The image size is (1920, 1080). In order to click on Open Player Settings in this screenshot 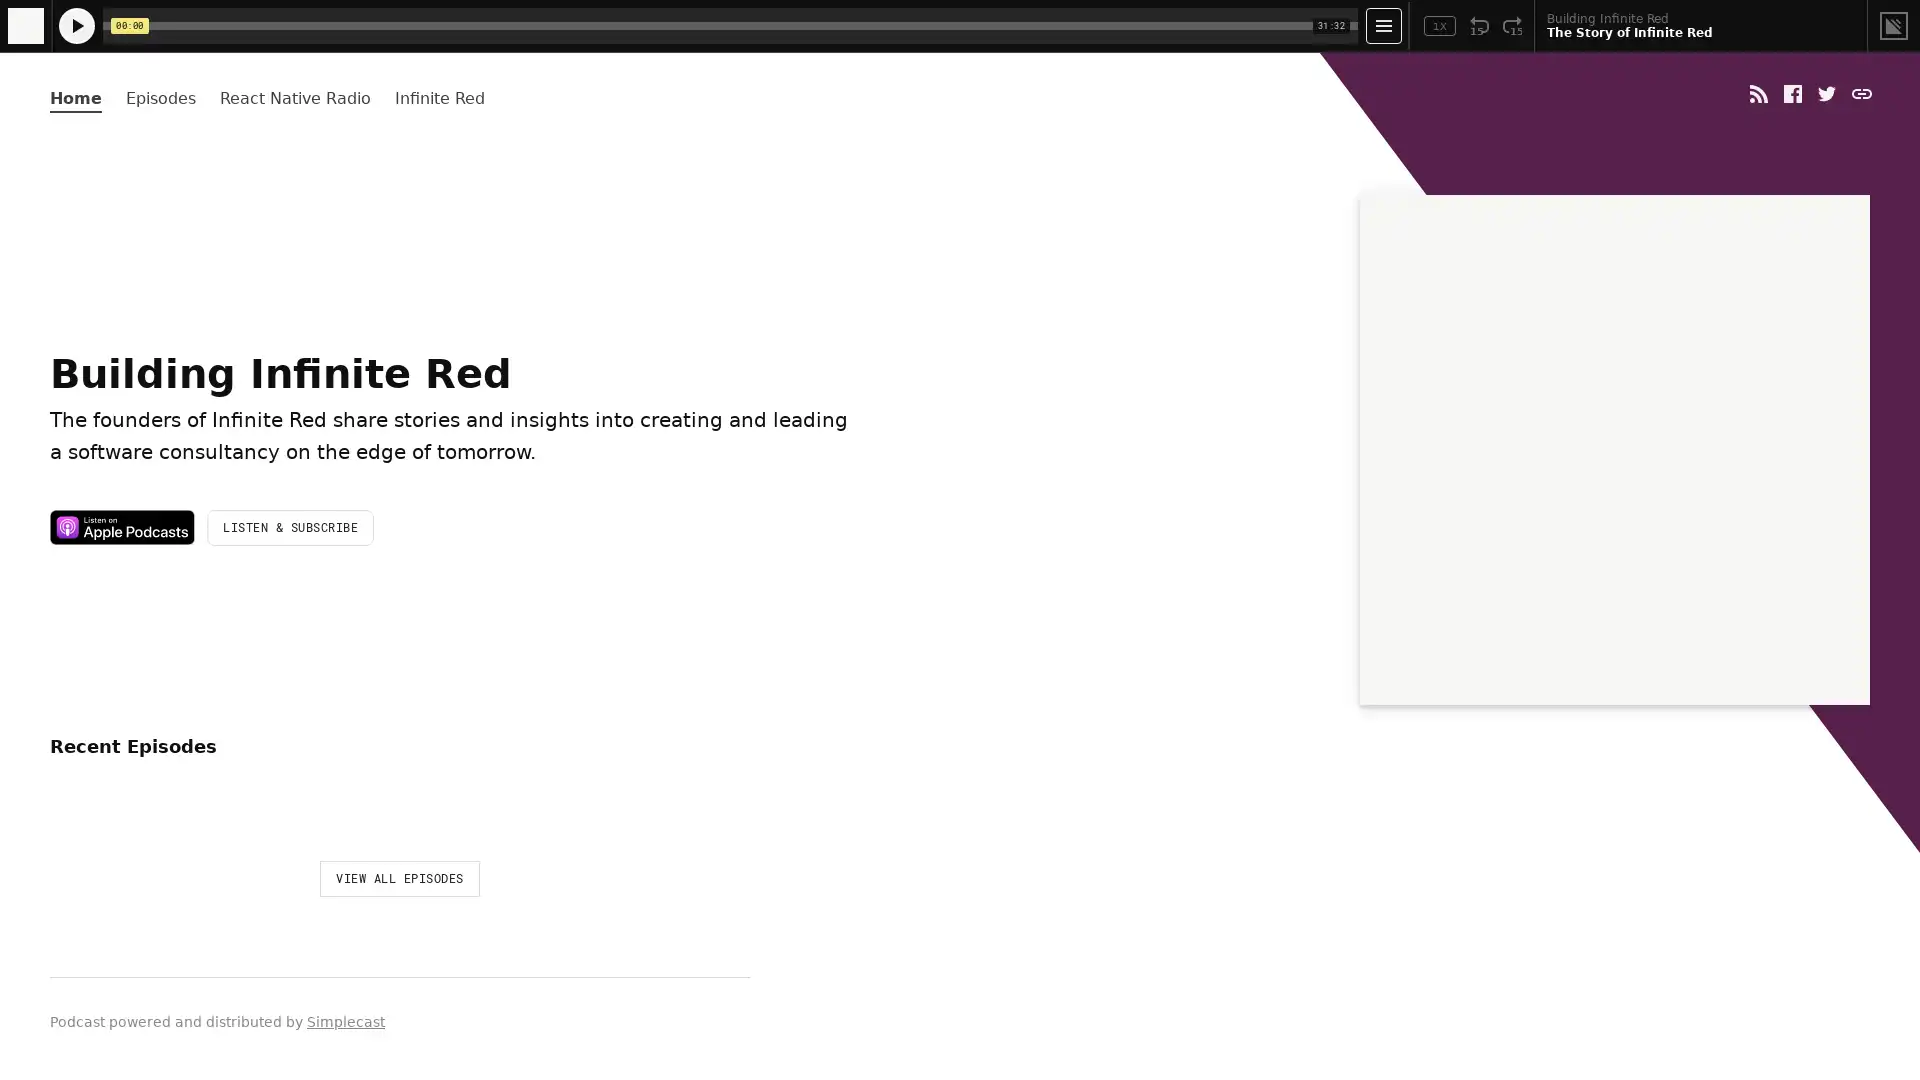, I will do `click(1382, 26)`.